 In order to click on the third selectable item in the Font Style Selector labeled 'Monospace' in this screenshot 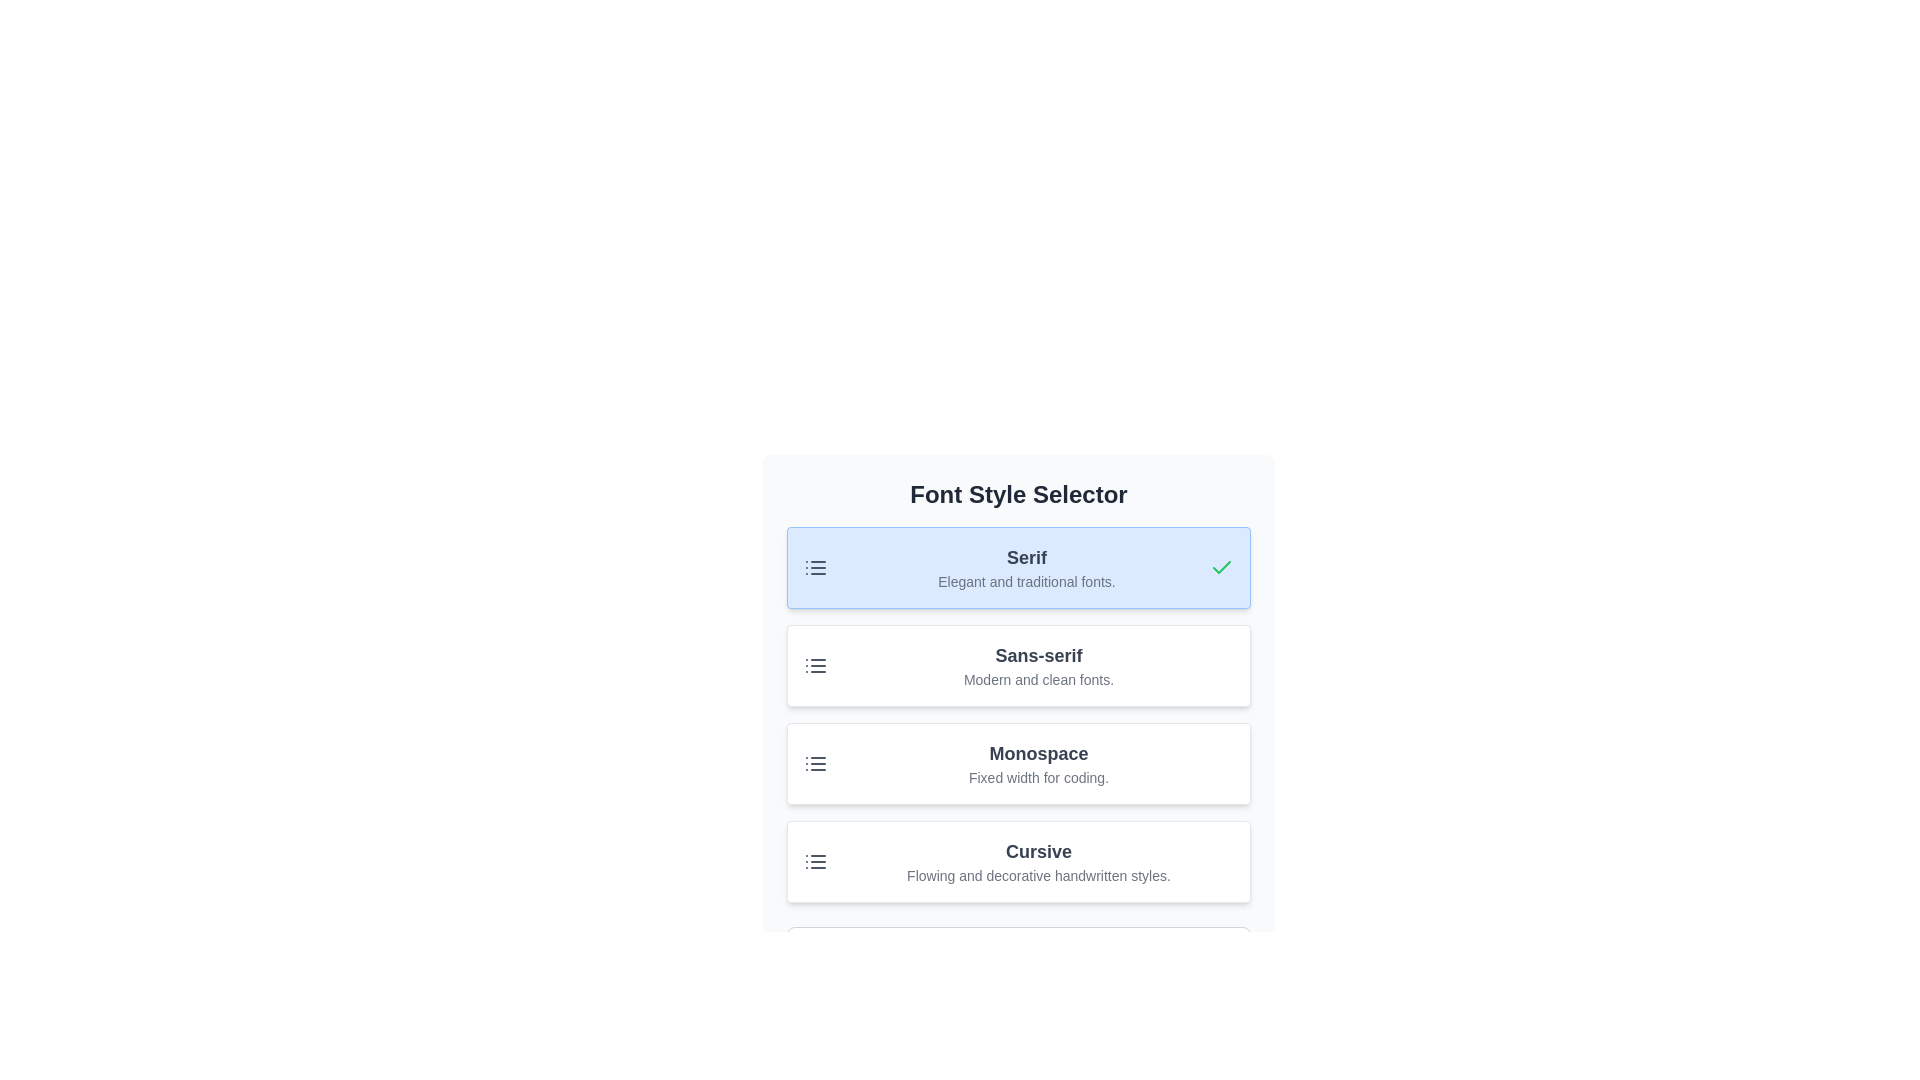, I will do `click(1018, 763)`.